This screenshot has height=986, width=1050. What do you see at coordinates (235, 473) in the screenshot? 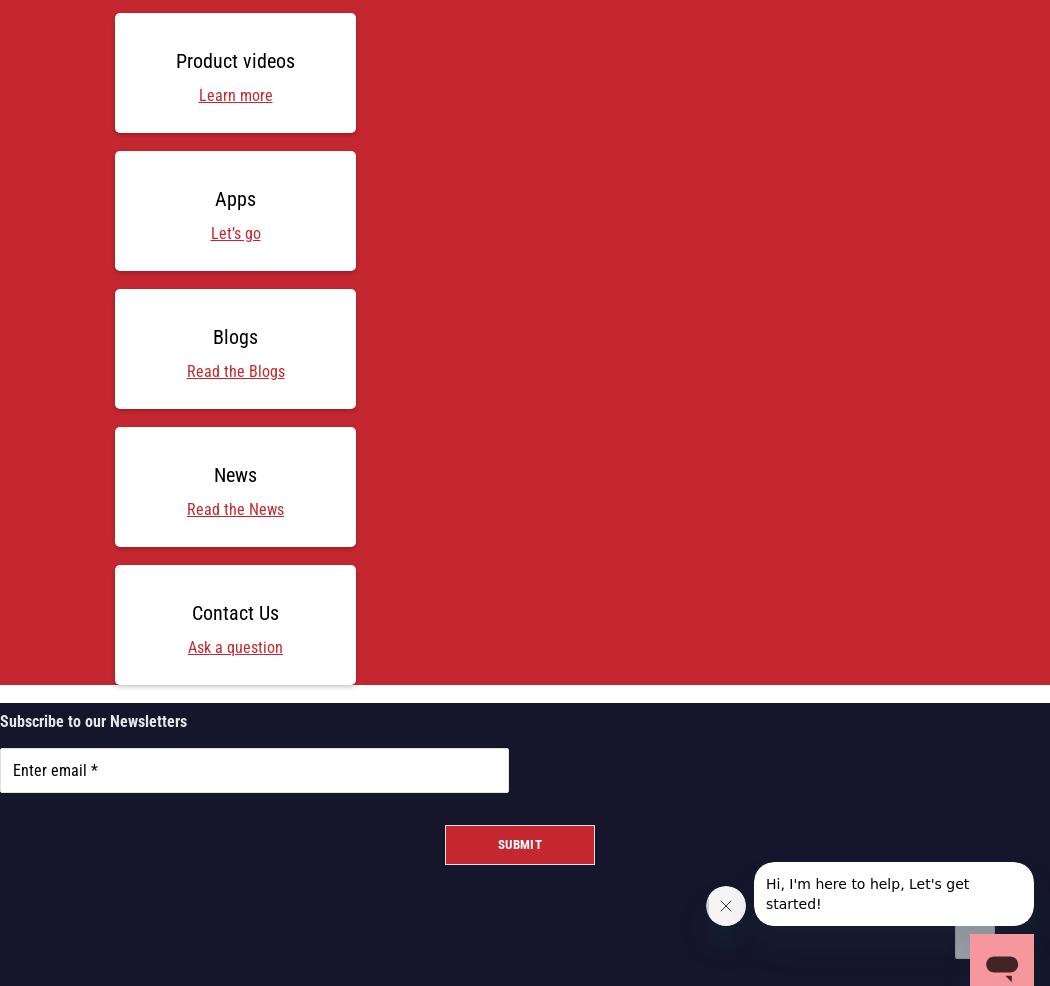
I see `'News'` at bounding box center [235, 473].